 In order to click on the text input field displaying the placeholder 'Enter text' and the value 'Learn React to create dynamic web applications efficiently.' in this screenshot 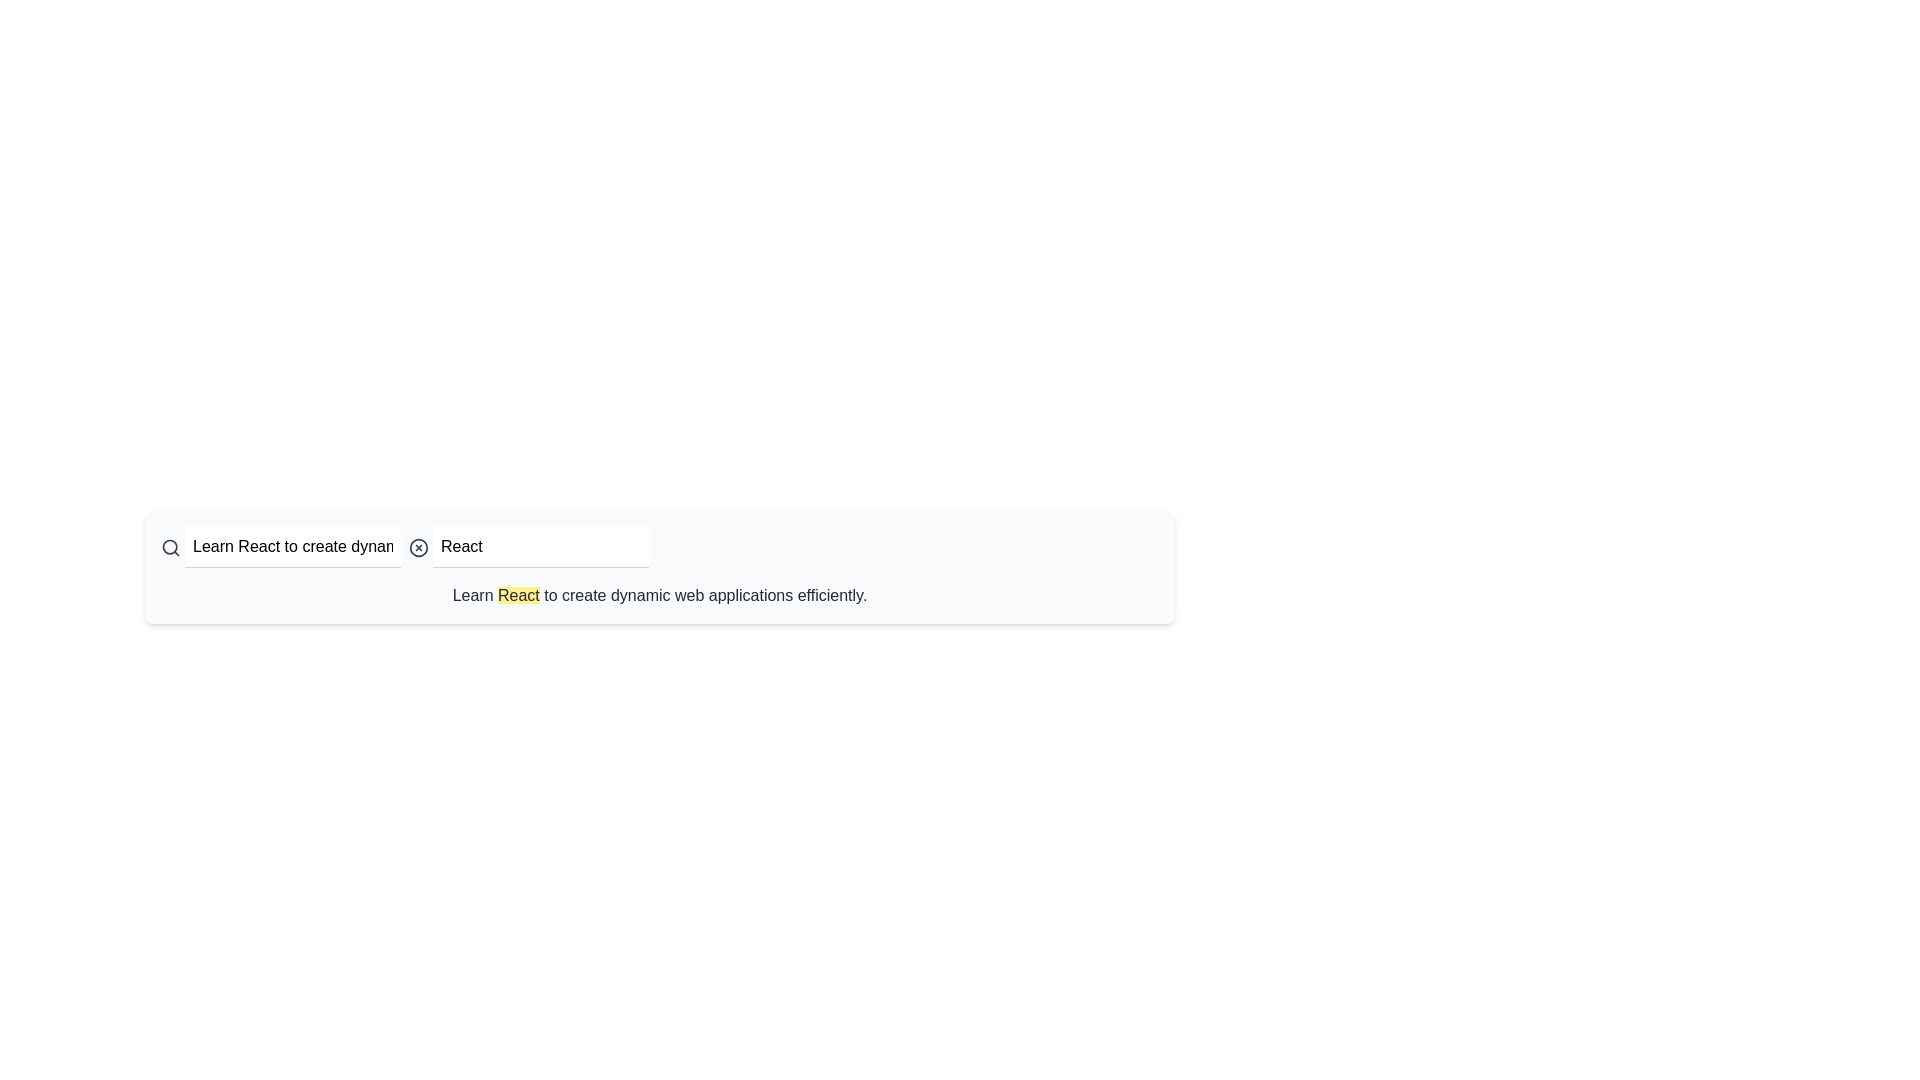, I will do `click(280, 547)`.